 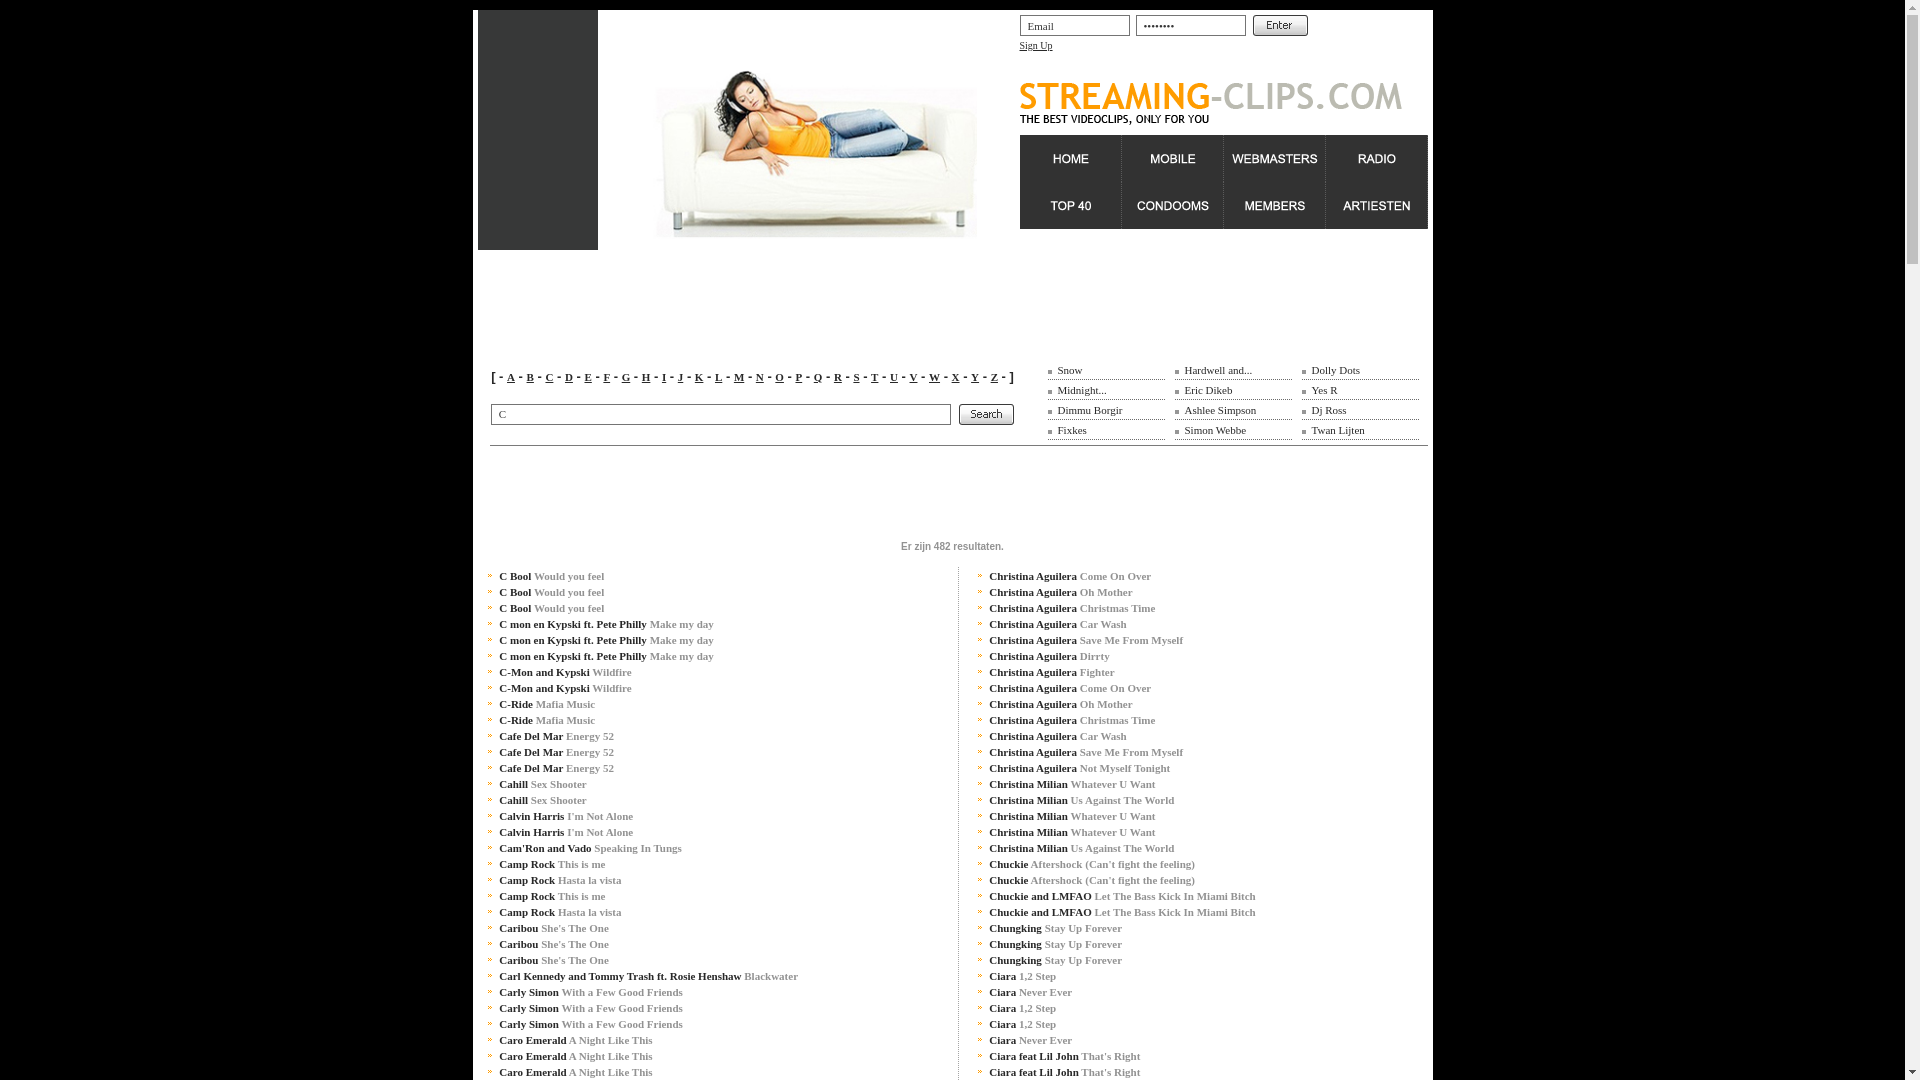 What do you see at coordinates (1070, 816) in the screenshot?
I see `'Christina Milian Whatever U Want'` at bounding box center [1070, 816].